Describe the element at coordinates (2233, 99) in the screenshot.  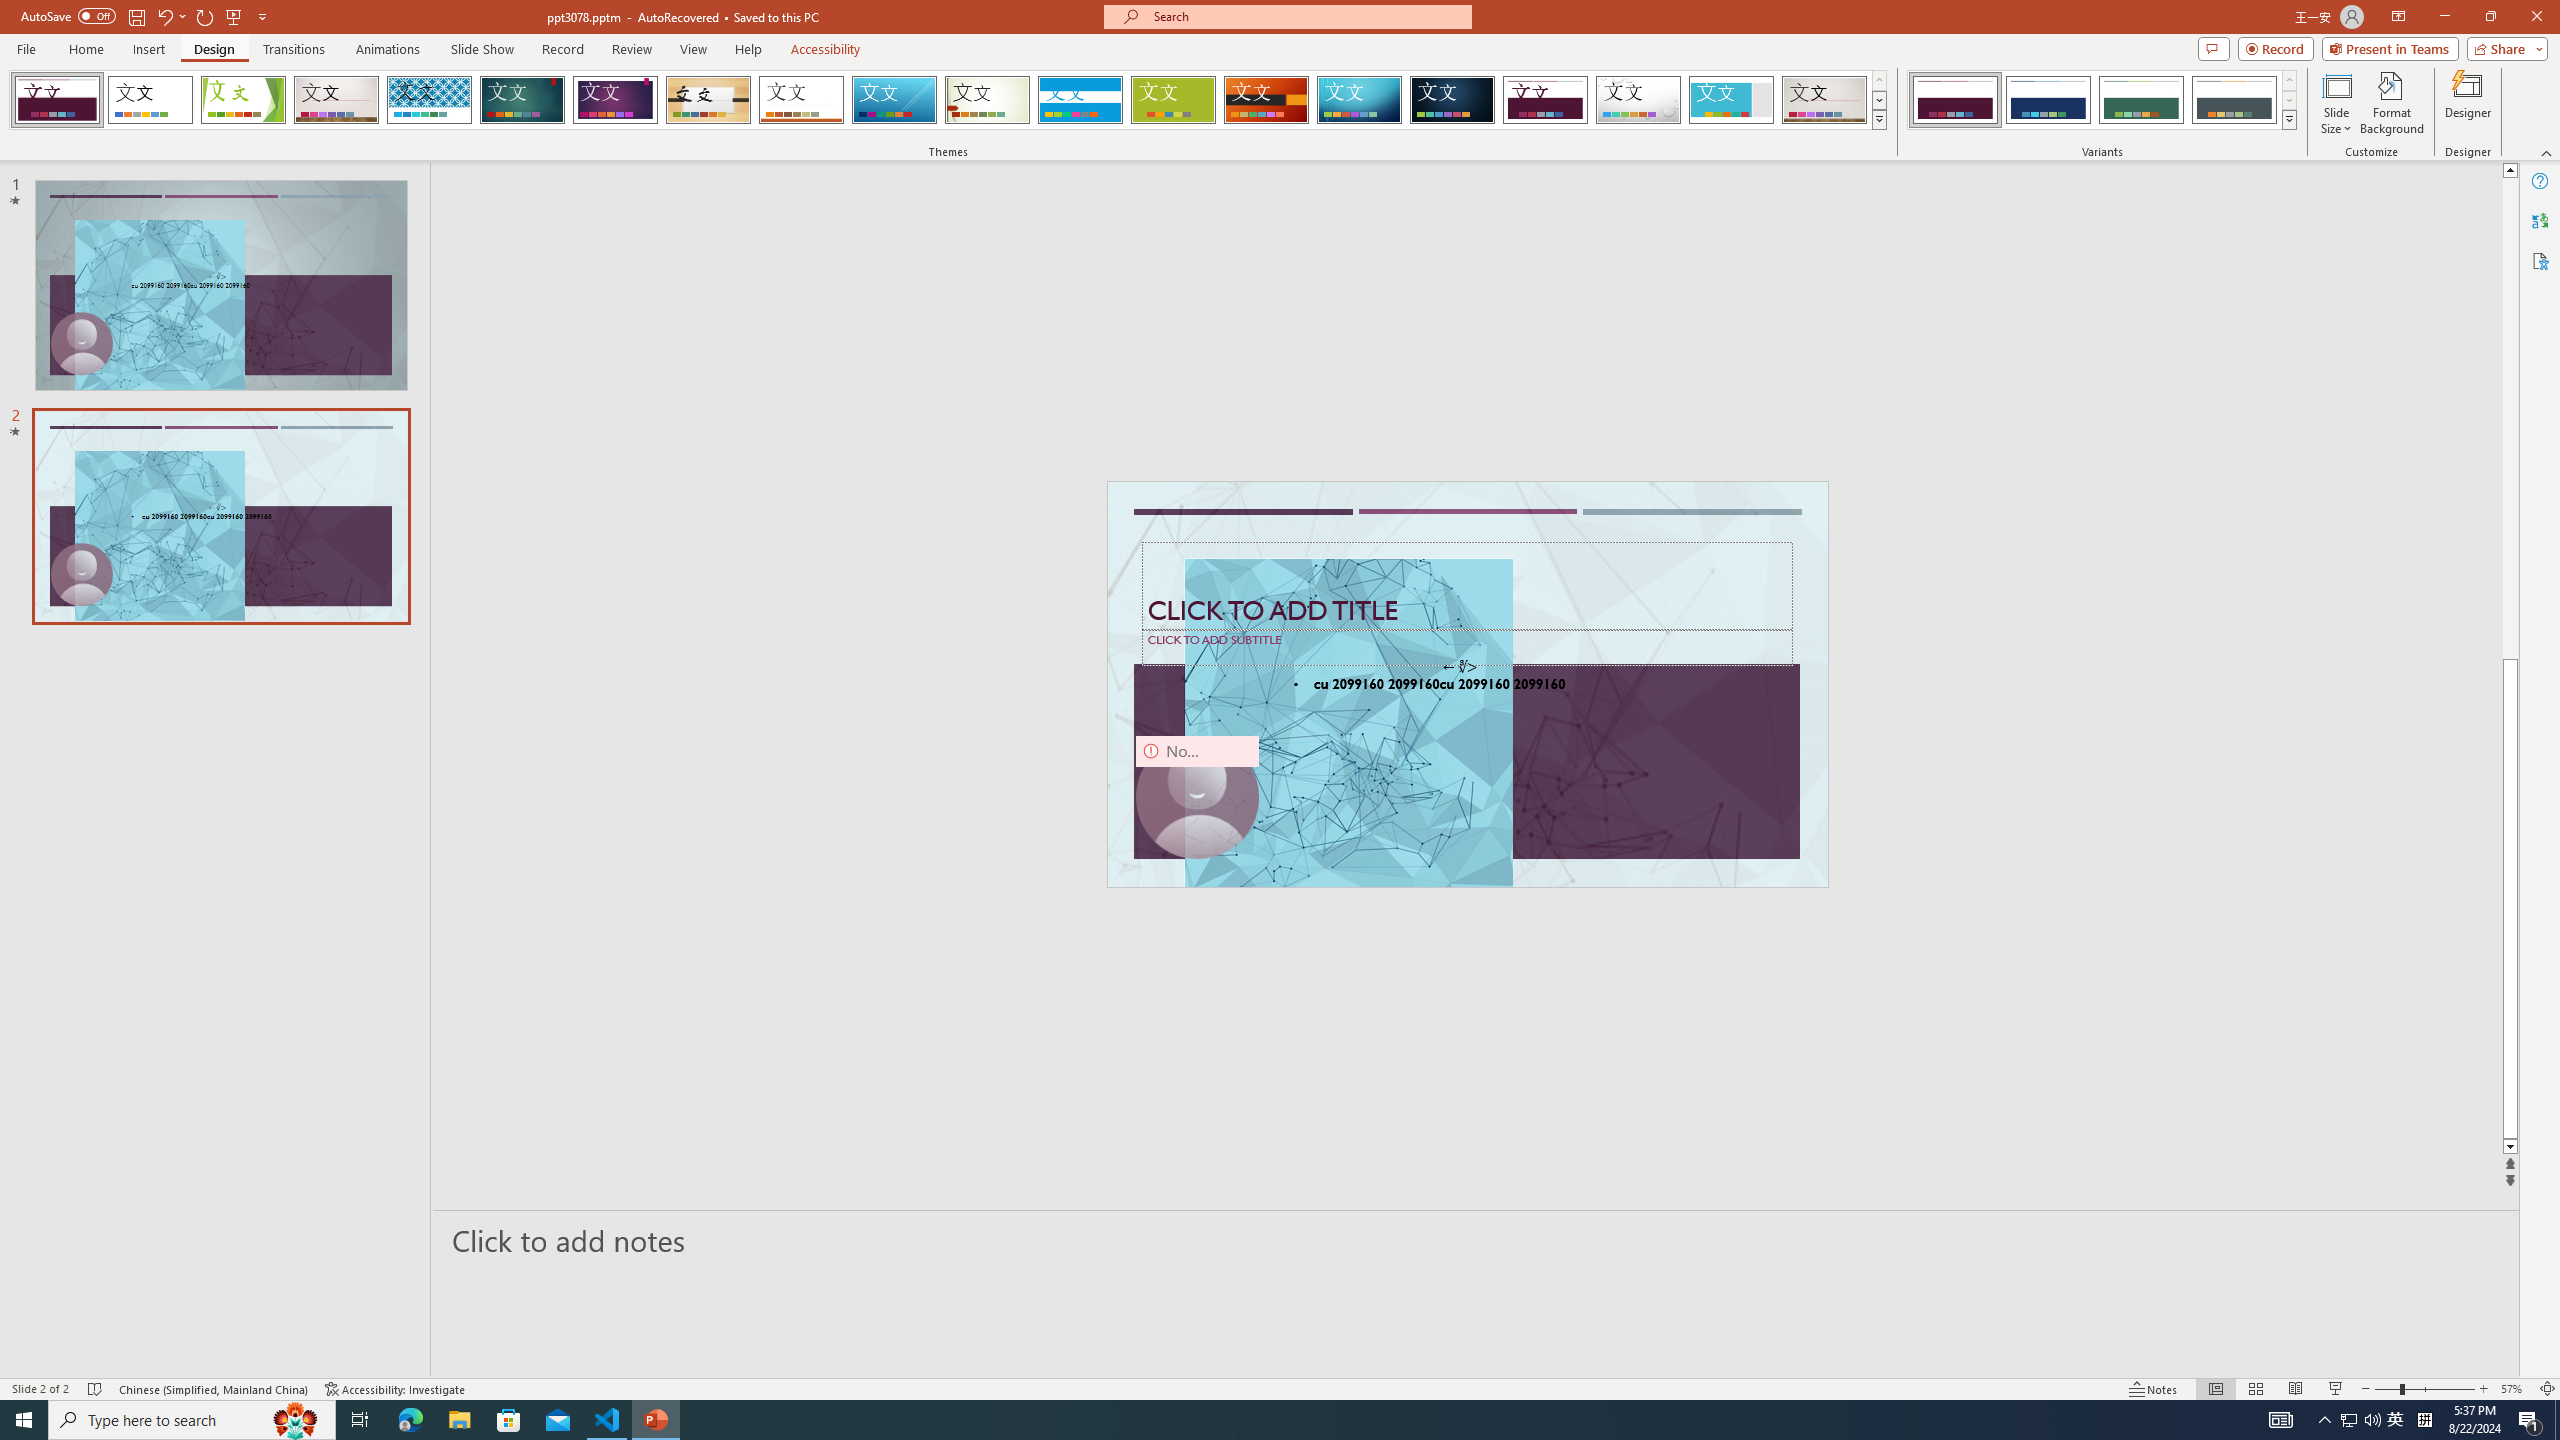
I see `'Dividend Variant 4'` at that location.